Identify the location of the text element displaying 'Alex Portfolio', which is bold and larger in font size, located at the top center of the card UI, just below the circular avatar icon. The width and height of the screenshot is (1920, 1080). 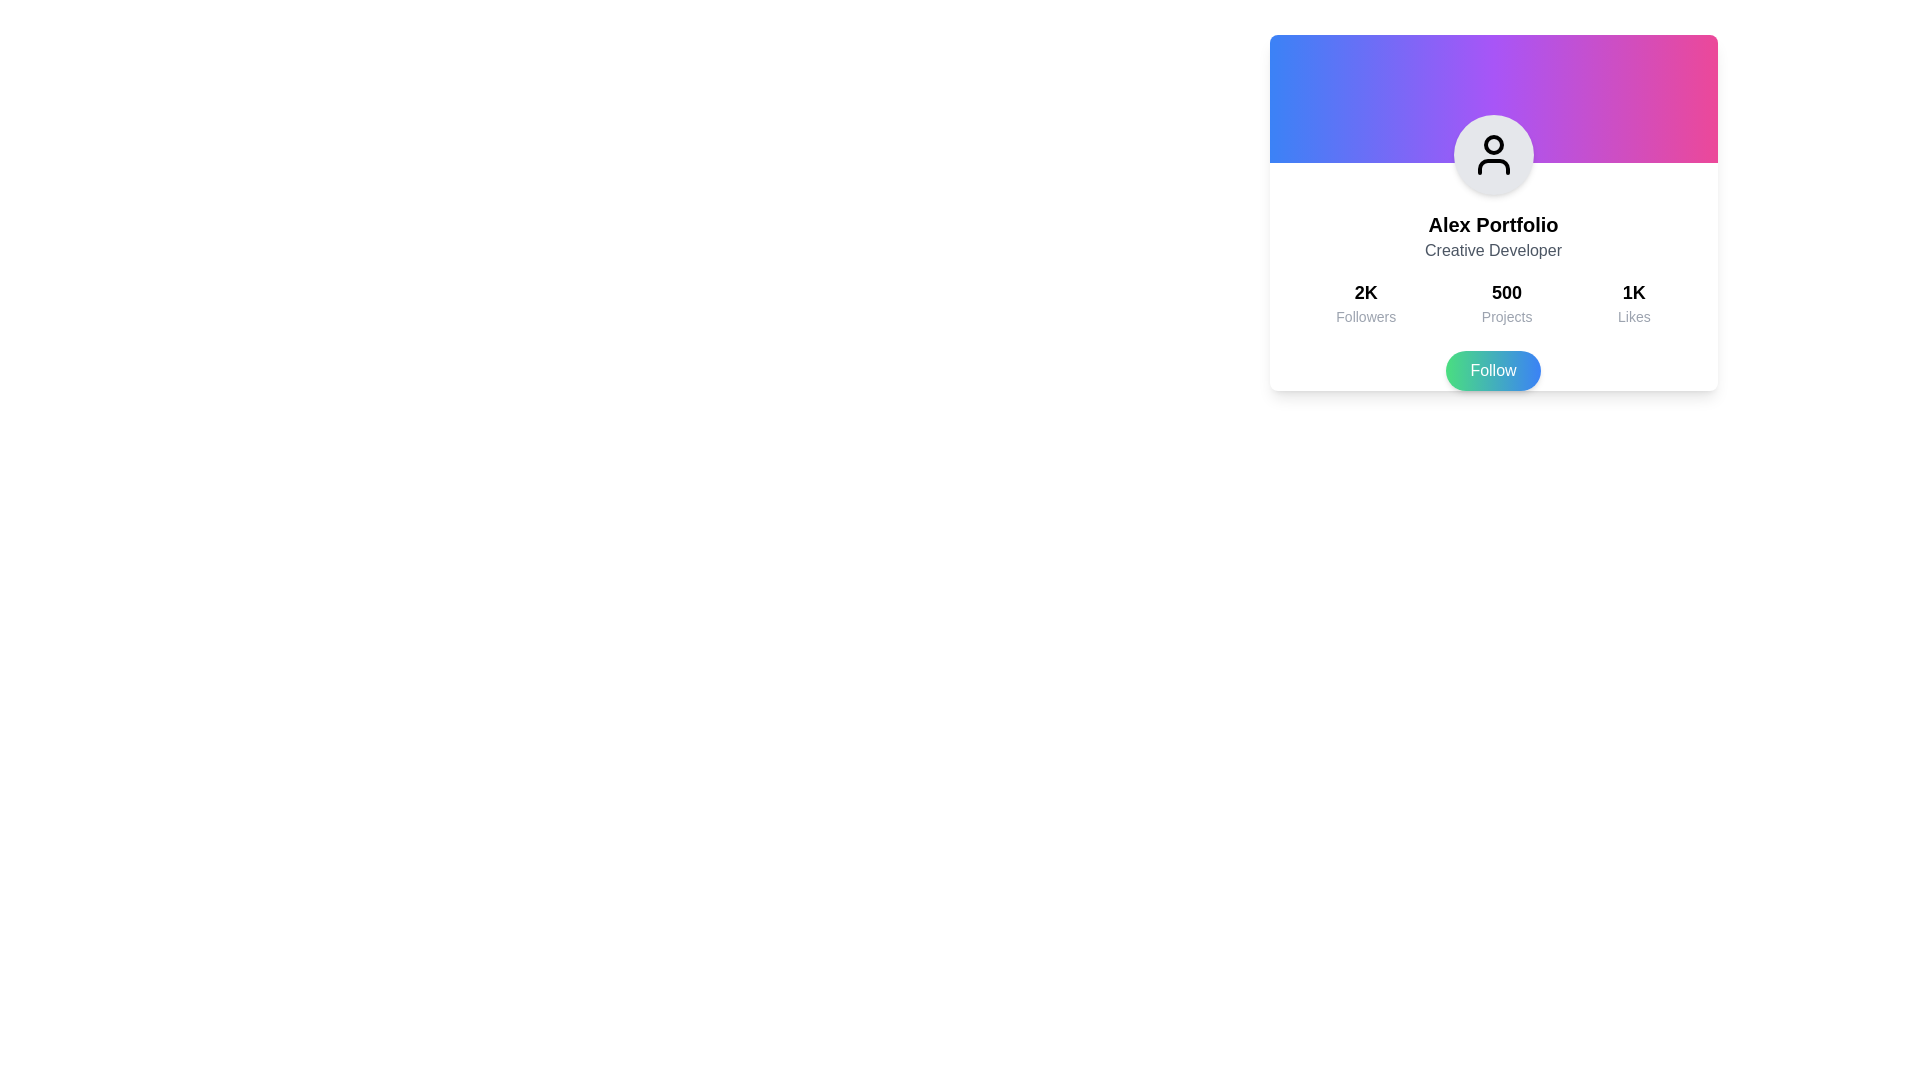
(1493, 224).